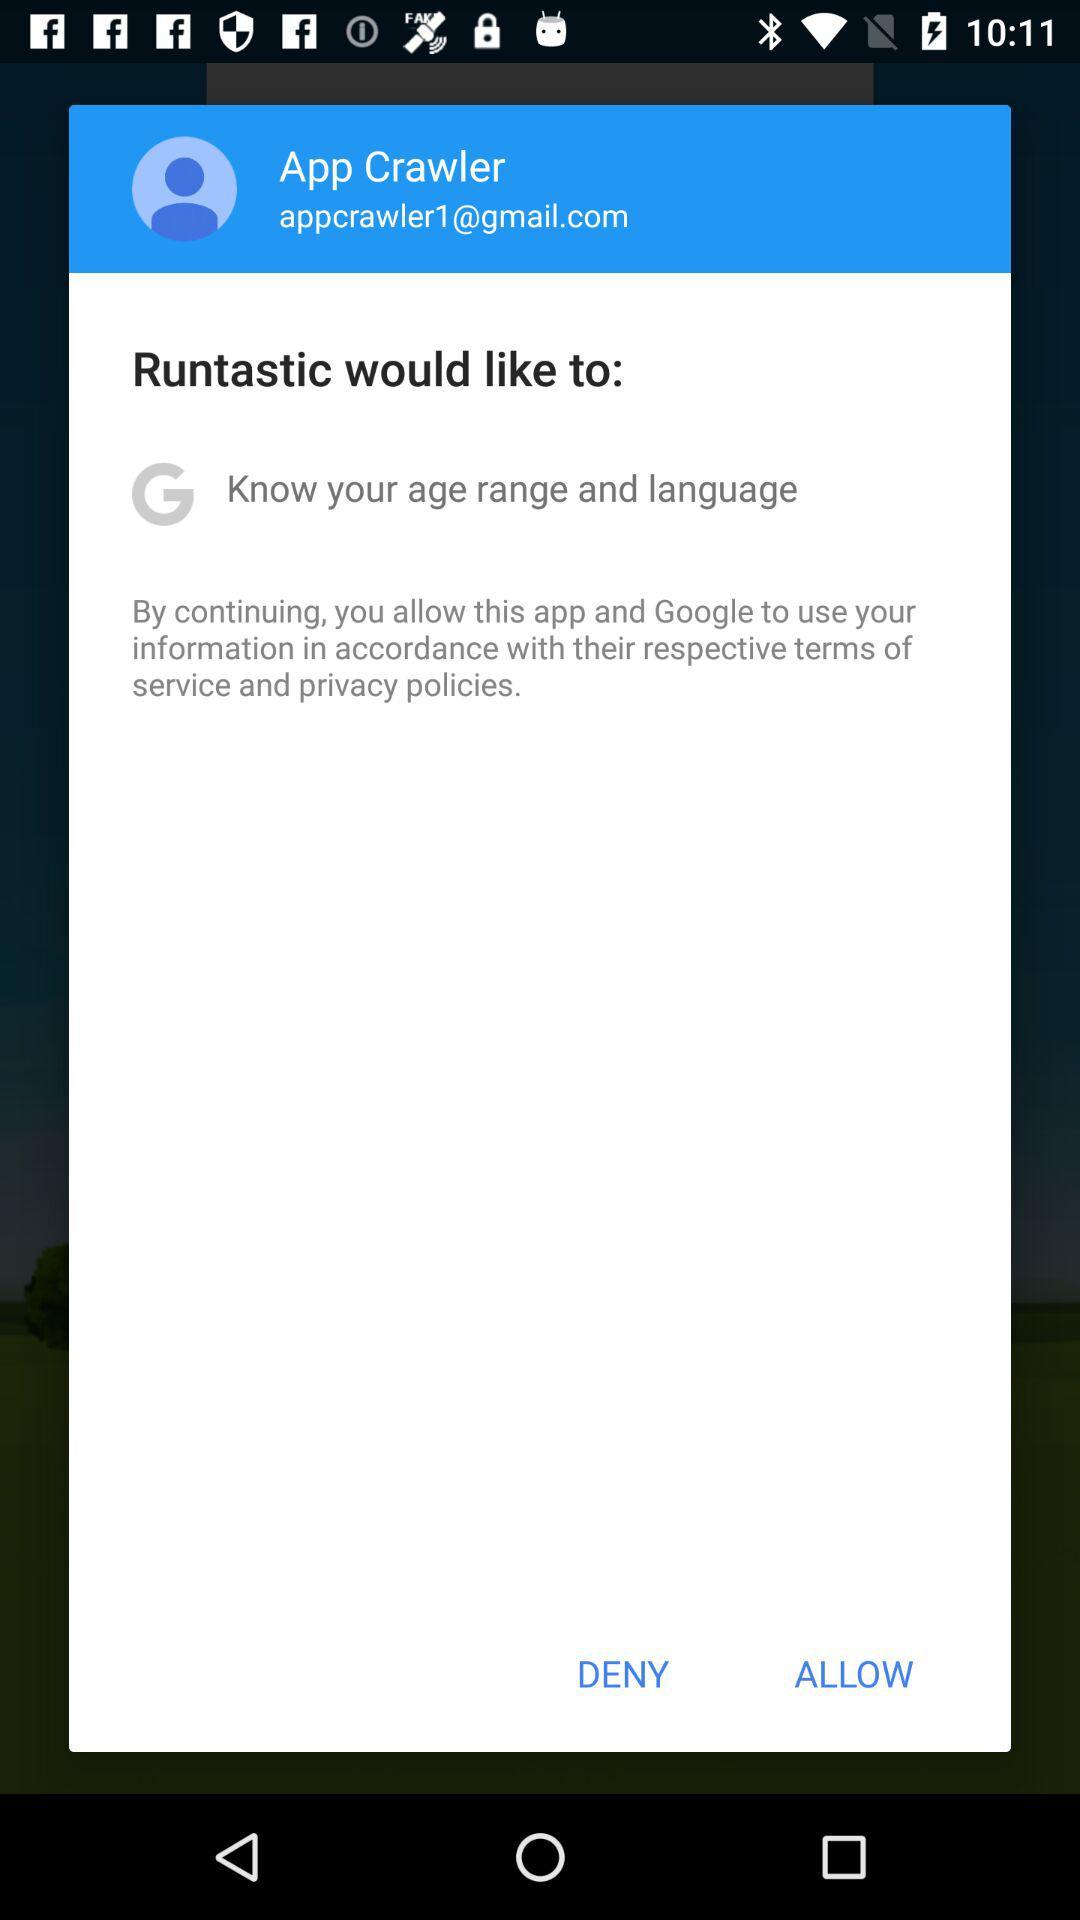  I want to click on item below the app crawler icon, so click(454, 214).